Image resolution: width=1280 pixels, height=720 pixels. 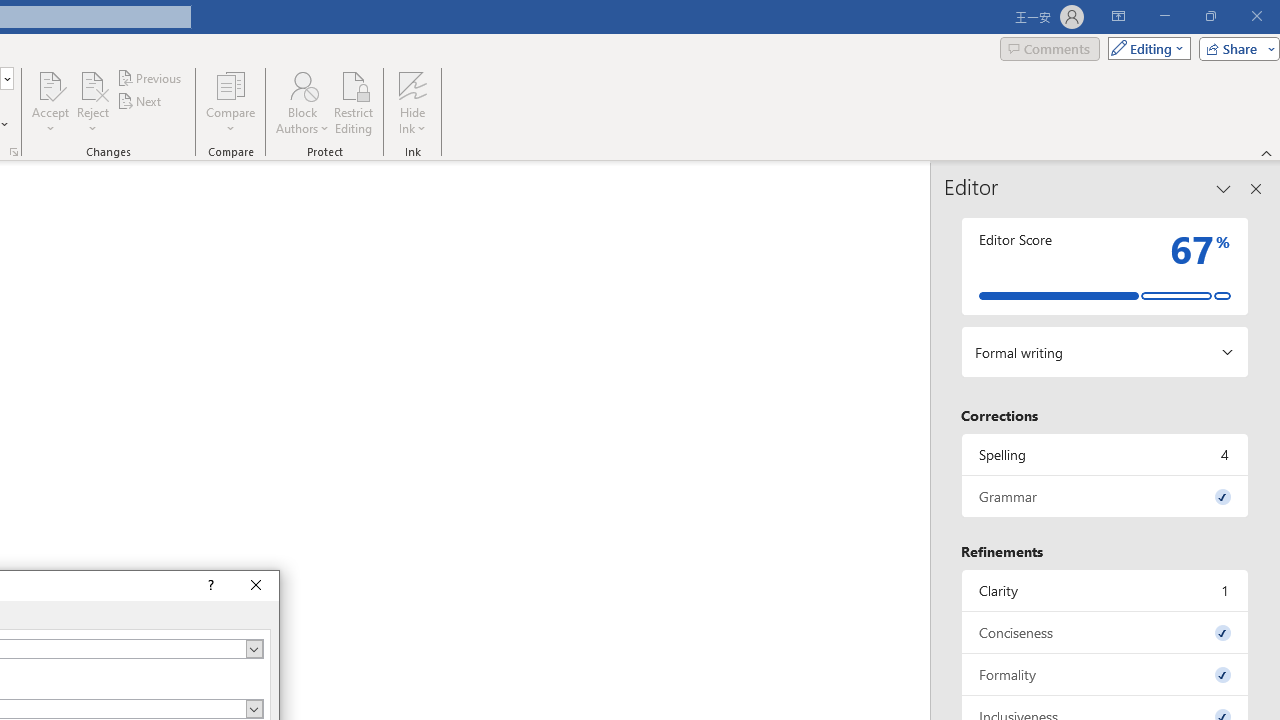 I want to click on 'Editor Score 67%', so click(x=1104, y=265).